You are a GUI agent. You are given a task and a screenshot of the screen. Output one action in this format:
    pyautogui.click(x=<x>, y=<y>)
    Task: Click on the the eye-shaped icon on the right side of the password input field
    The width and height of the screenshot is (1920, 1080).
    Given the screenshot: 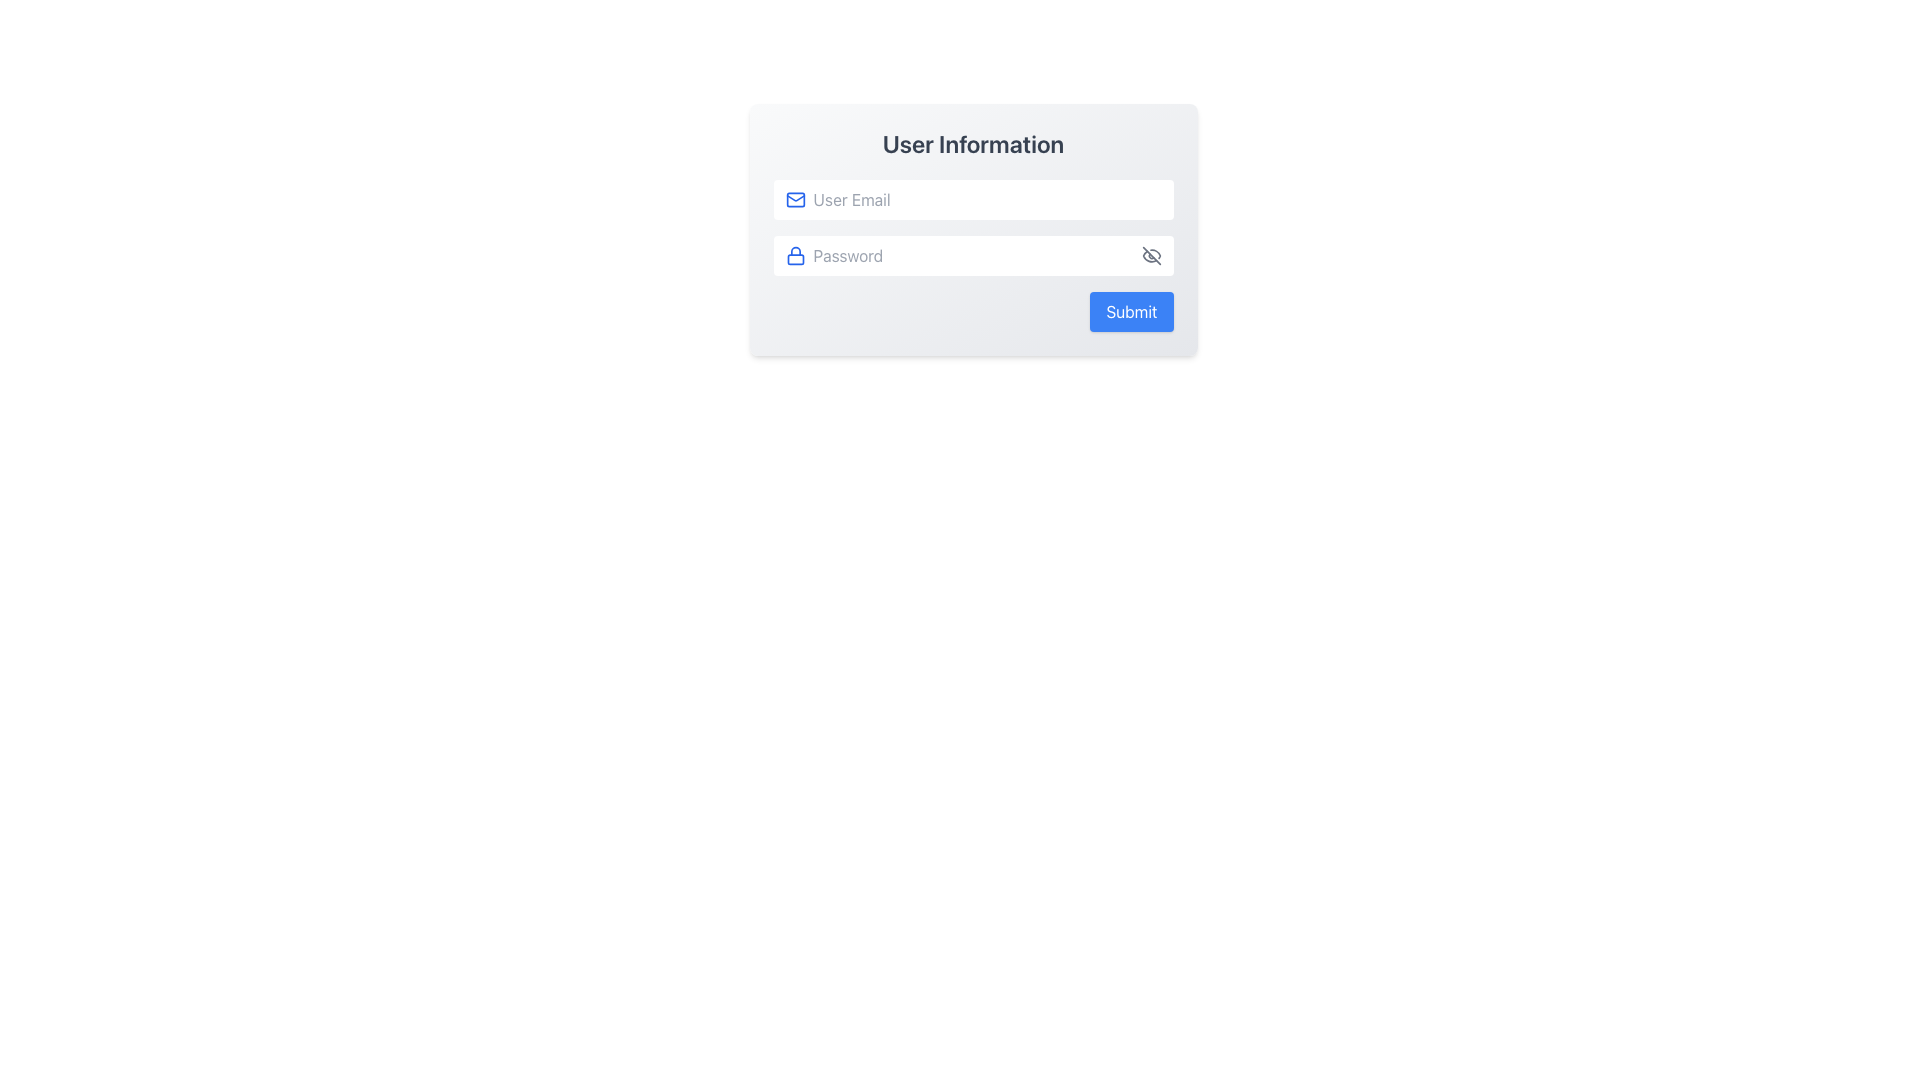 What is the action you would take?
    pyautogui.click(x=1151, y=254)
    